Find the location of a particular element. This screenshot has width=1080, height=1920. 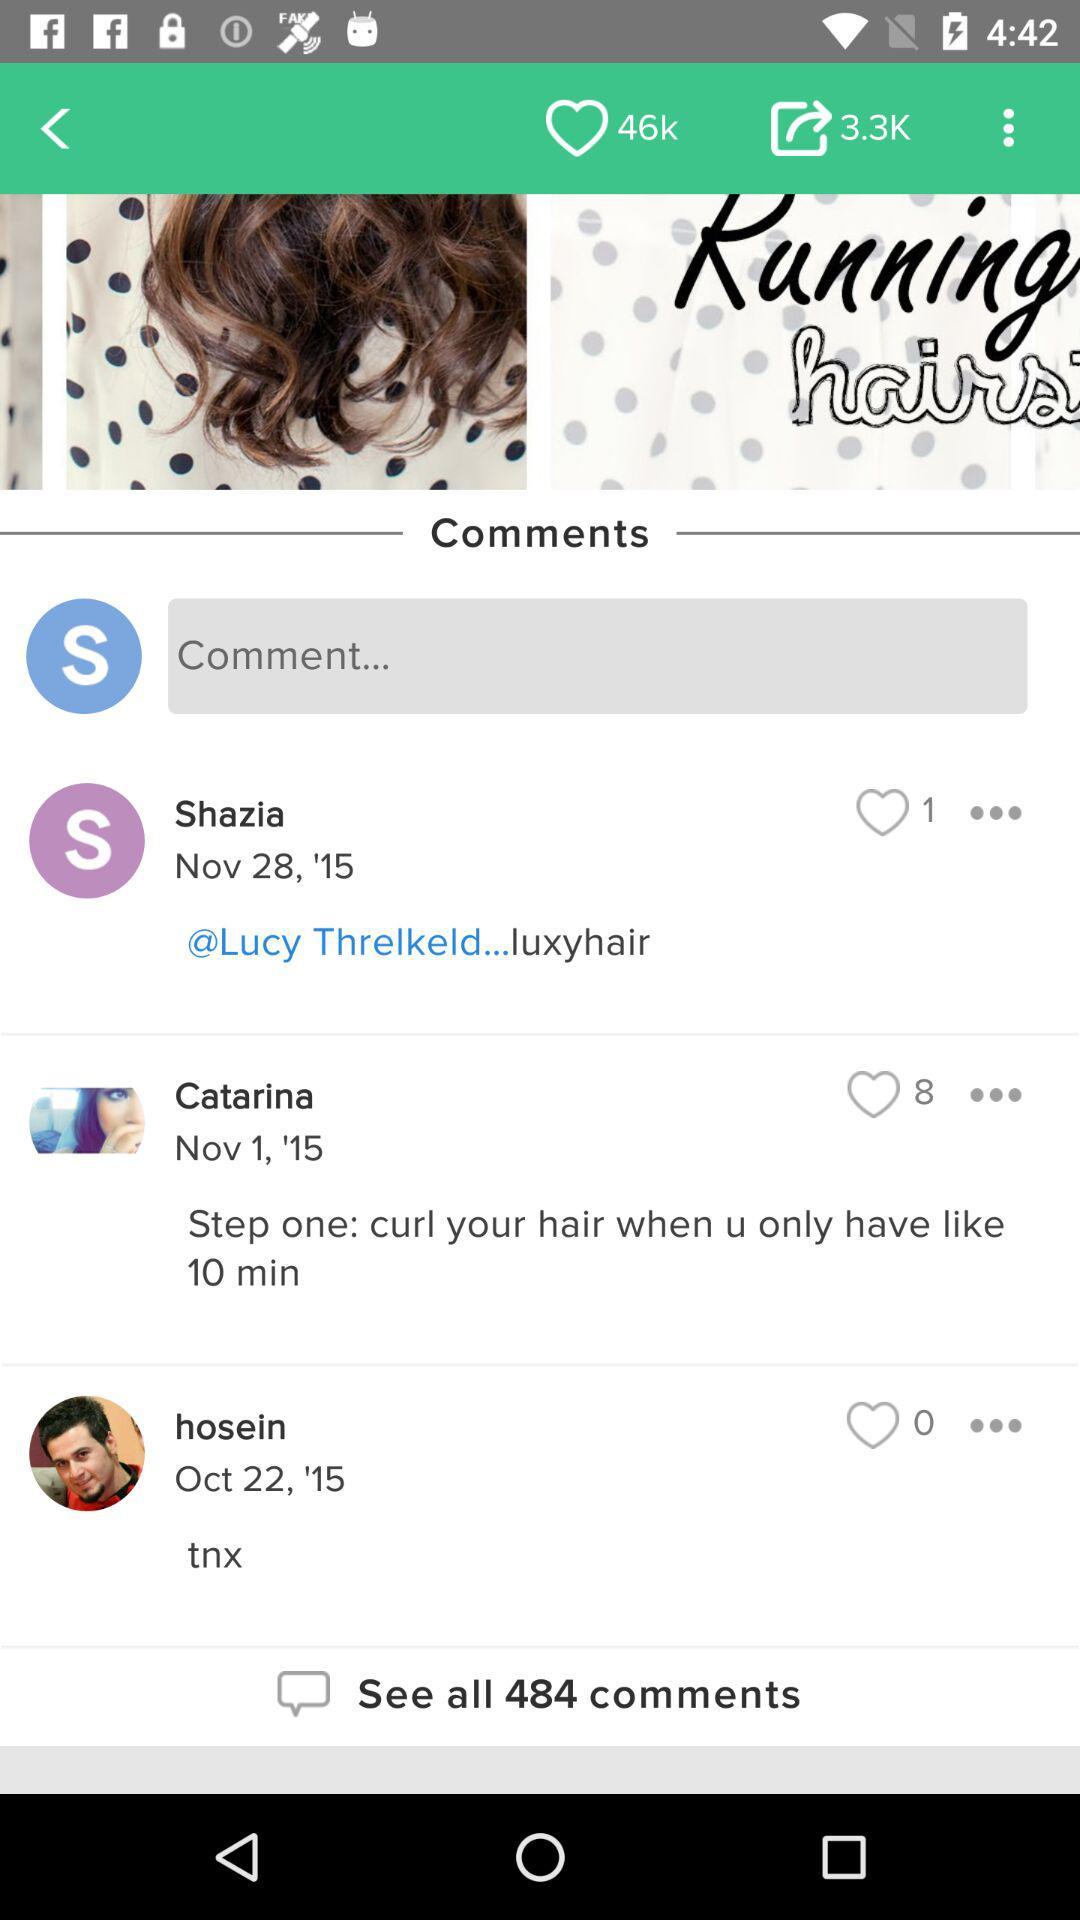

return to main image is located at coordinates (540, 341).